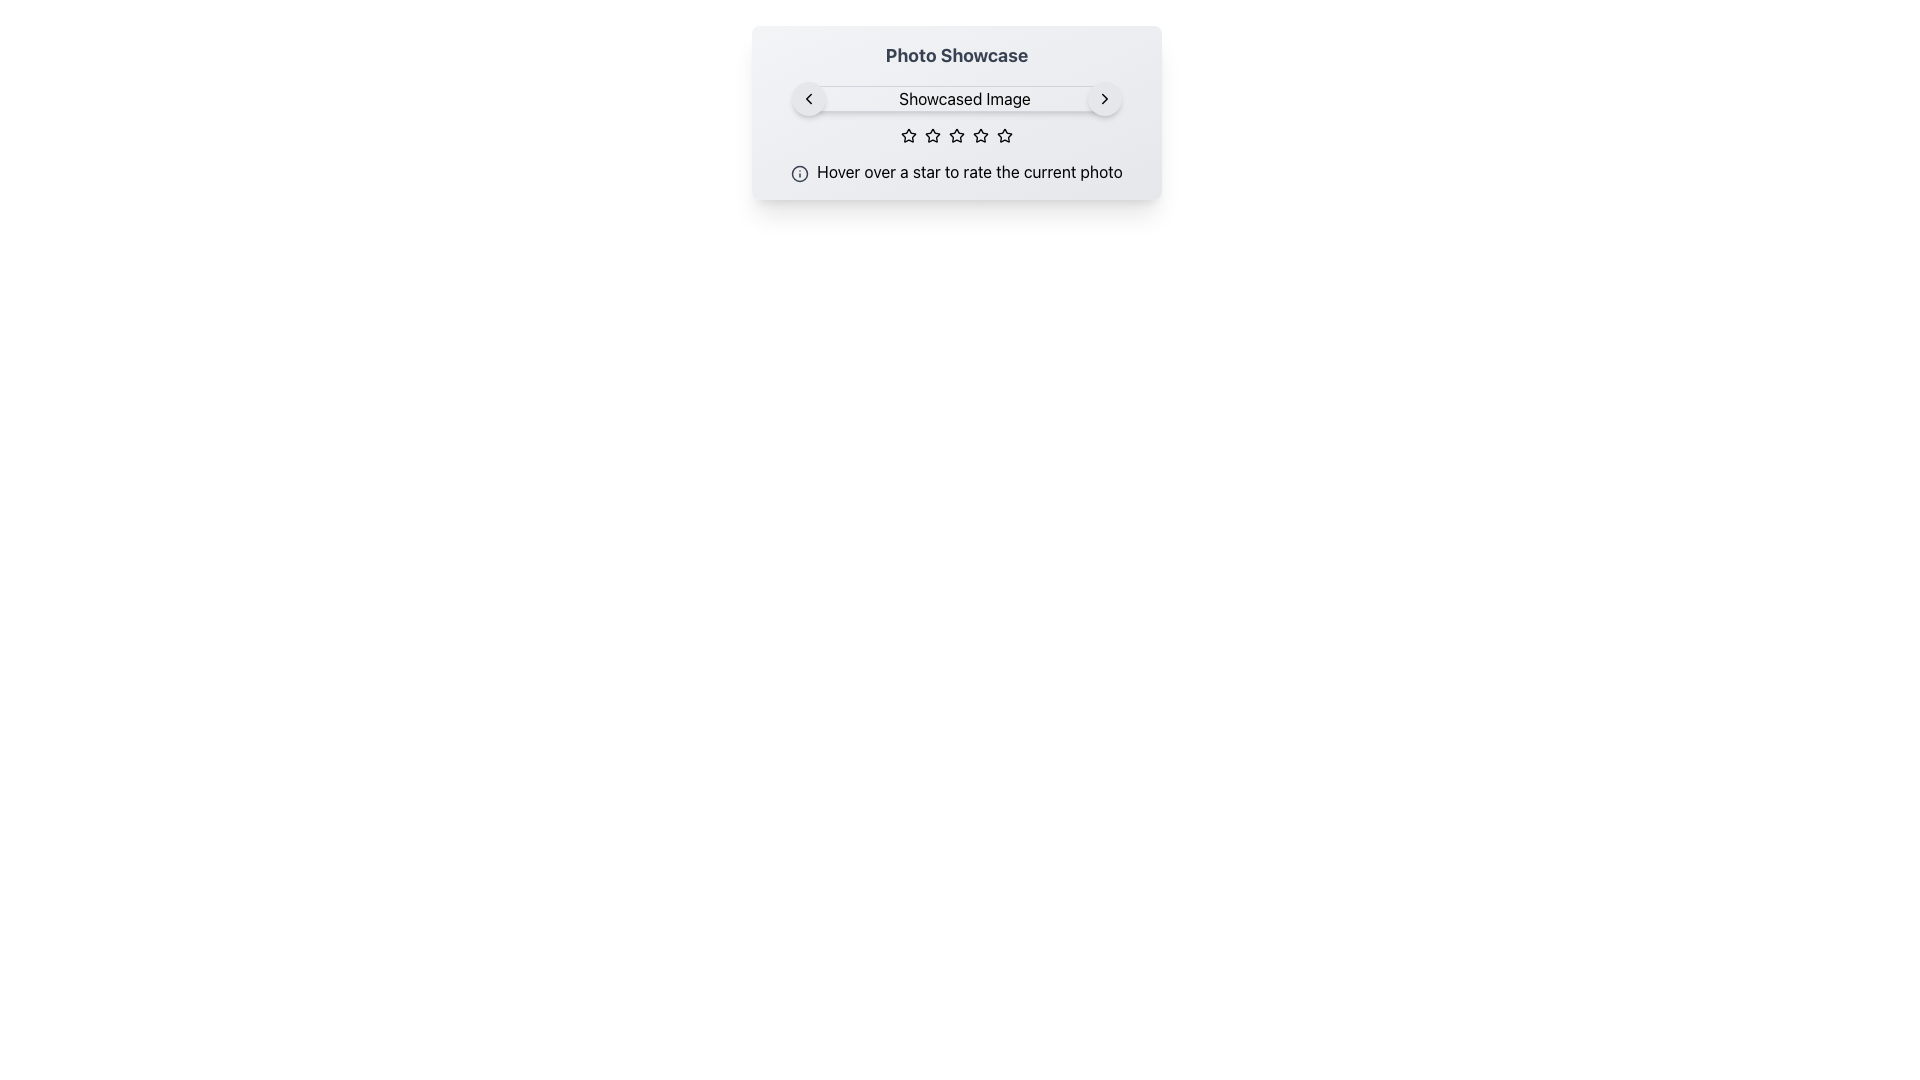  What do you see at coordinates (1103, 99) in the screenshot?
I see `the circular button with a light gray background and rightward chevron icon located at the top-center of the interface` at bounding box center [1103, 99].